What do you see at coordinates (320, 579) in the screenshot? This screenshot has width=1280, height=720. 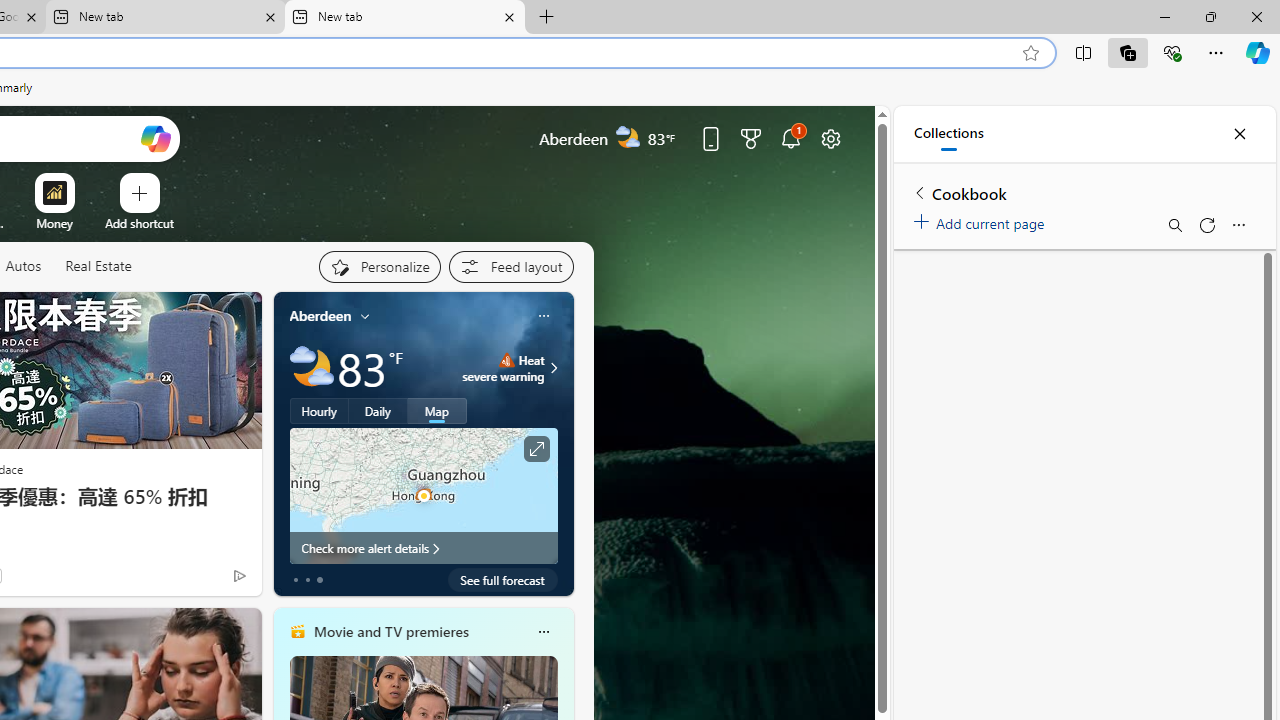 I see `'tab-2'` at bounding box center [320, 579].